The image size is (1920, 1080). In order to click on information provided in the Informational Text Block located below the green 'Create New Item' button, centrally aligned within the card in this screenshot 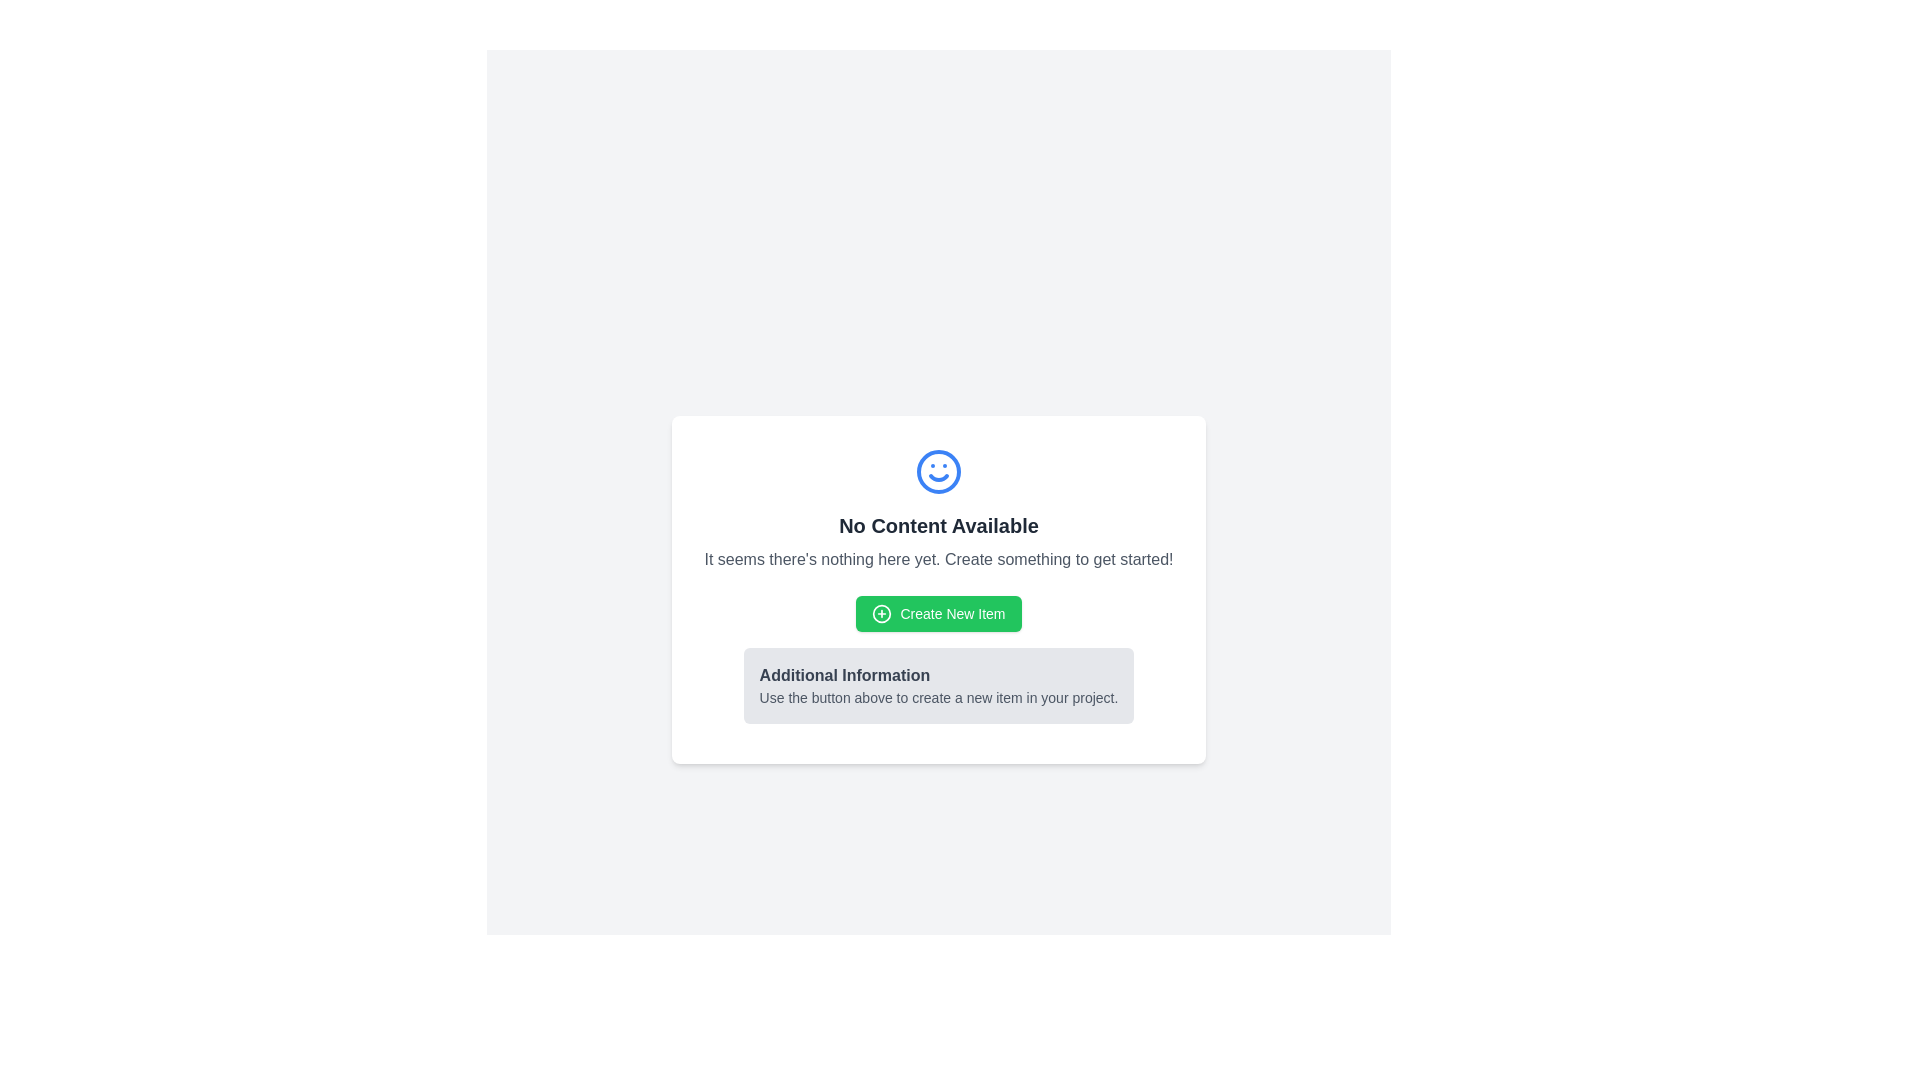, I will do `click(938, 685)`.